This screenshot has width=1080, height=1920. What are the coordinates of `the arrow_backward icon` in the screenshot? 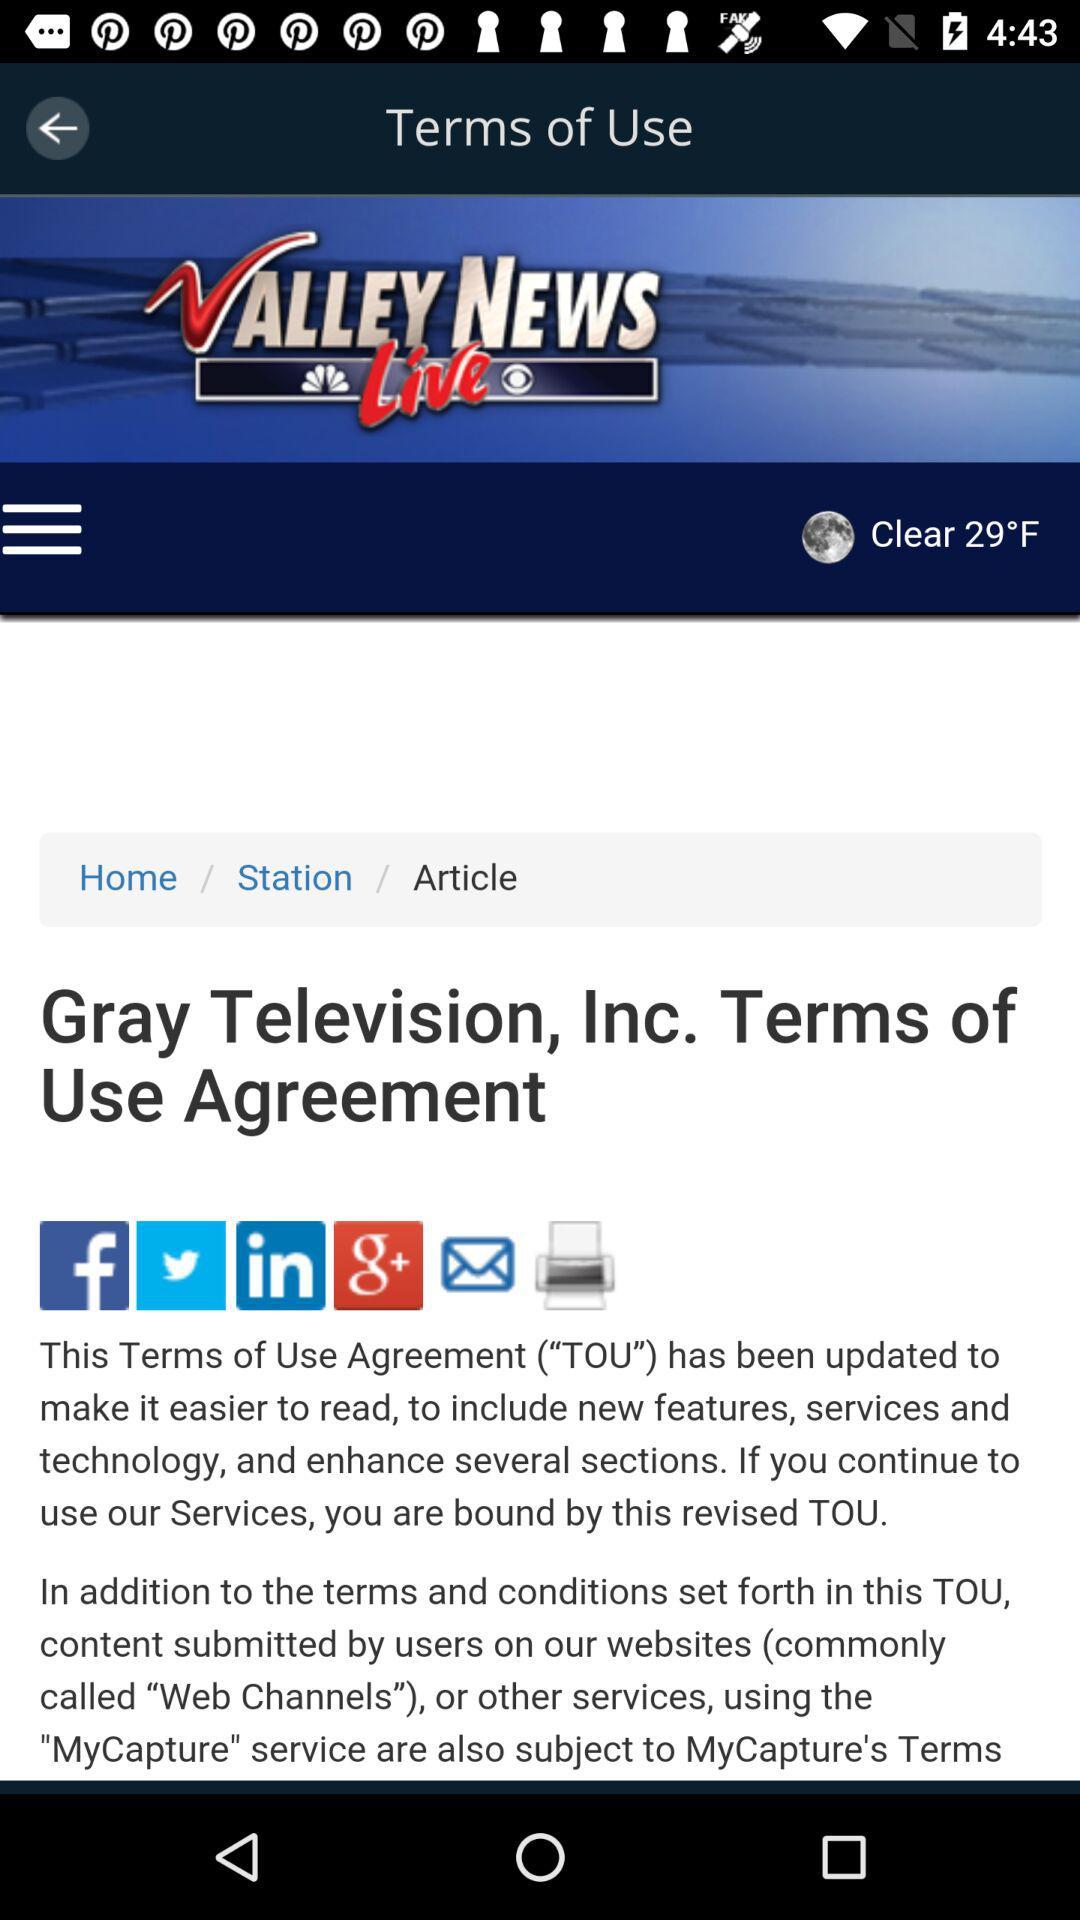 It's located at (56, 127).